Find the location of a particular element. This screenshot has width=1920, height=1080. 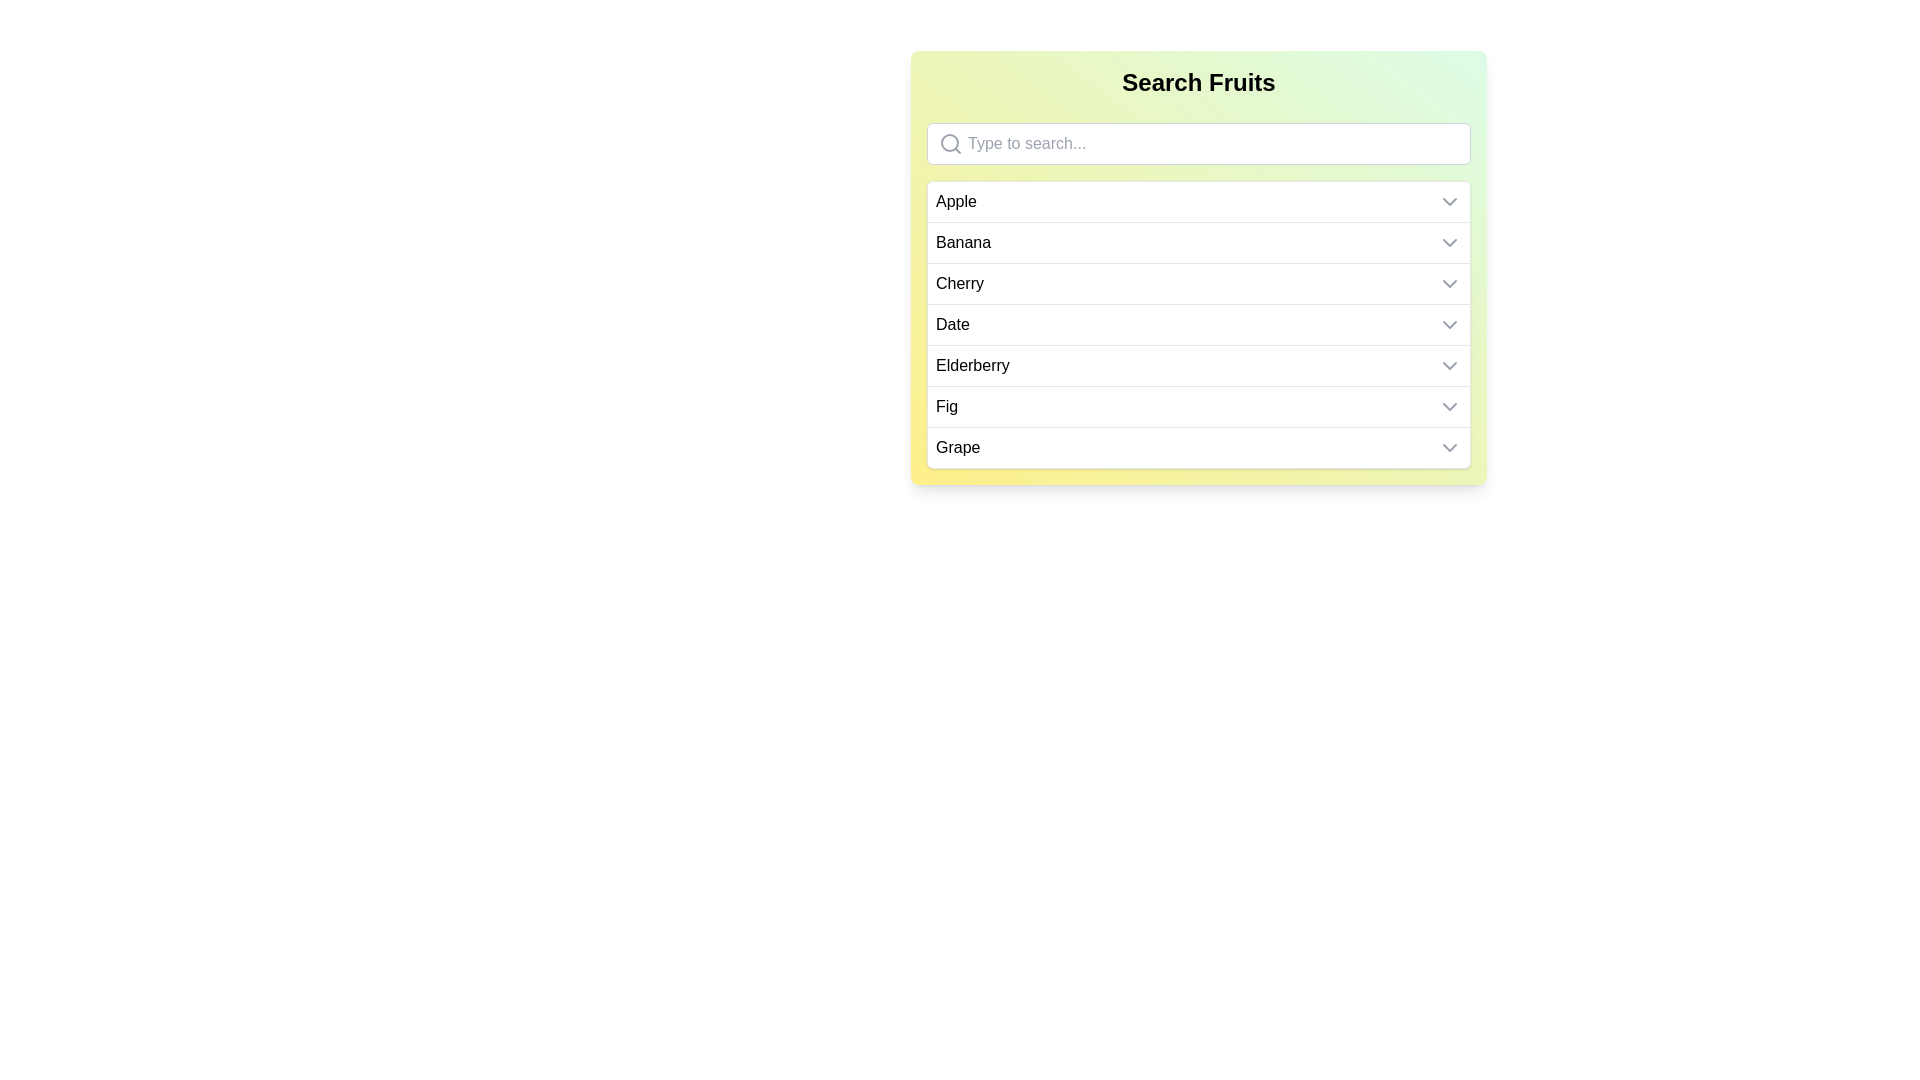

the Chevron icon located at the far-right side of the row labeled 'Cherry' is located at coordinates (1449, 284).